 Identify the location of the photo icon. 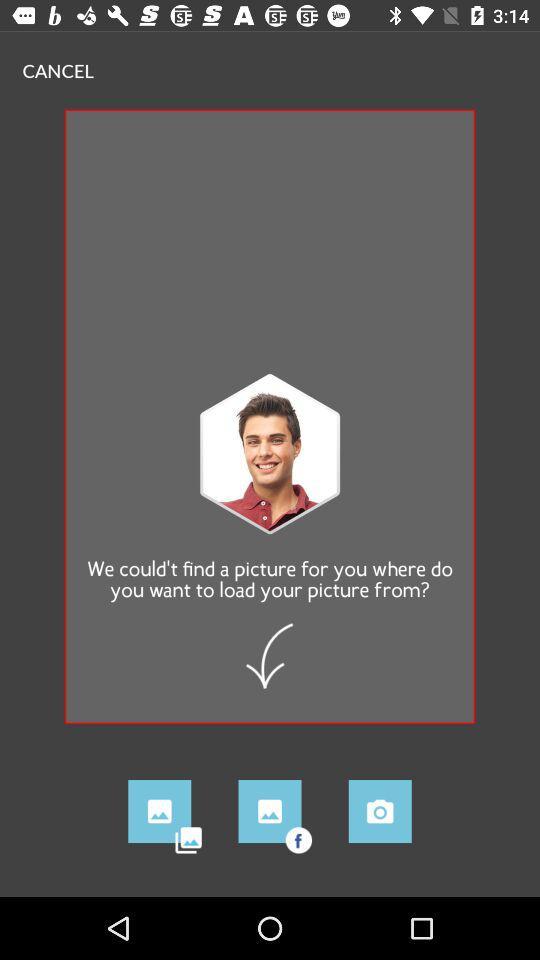
(380, 811).